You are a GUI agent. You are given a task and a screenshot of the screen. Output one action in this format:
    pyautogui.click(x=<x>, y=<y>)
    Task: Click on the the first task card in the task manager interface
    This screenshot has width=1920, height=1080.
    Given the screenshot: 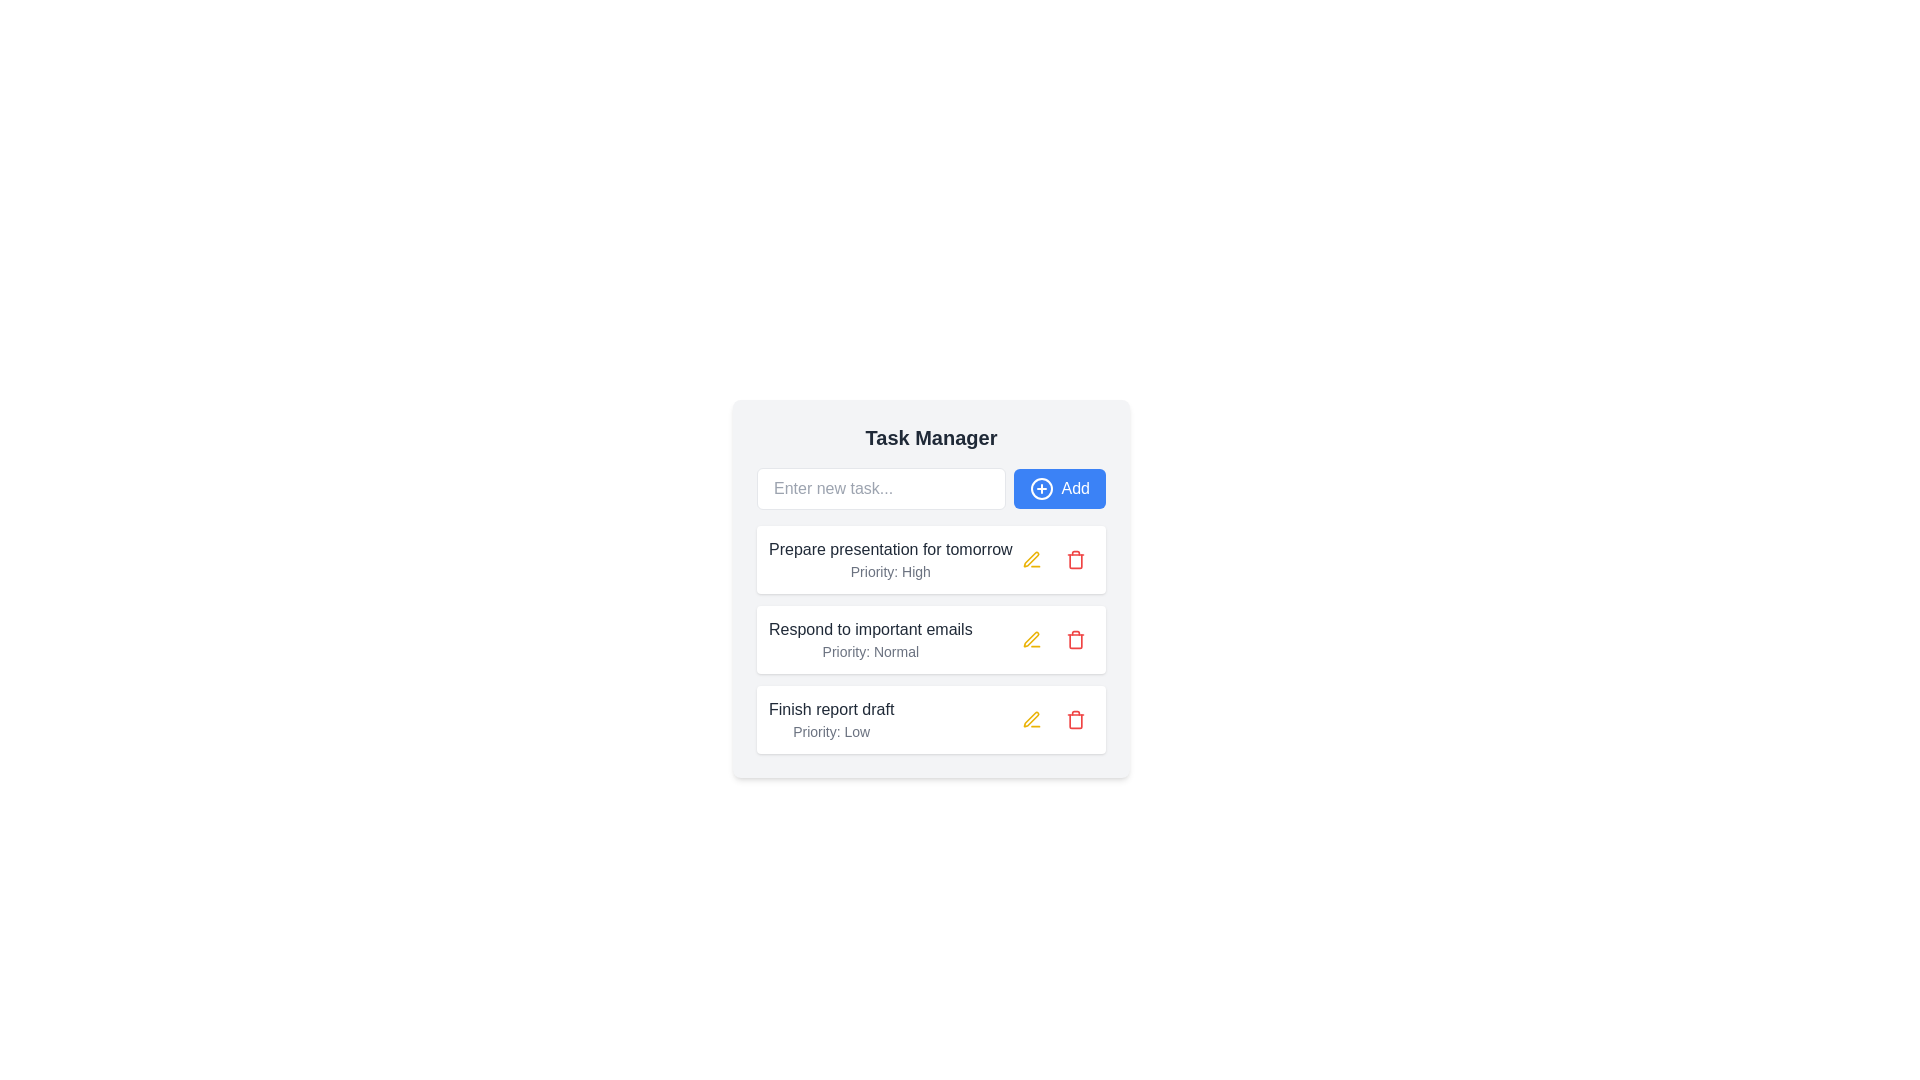 What is the action you would take?
    pyautogui.click(x=930, y=588)
    